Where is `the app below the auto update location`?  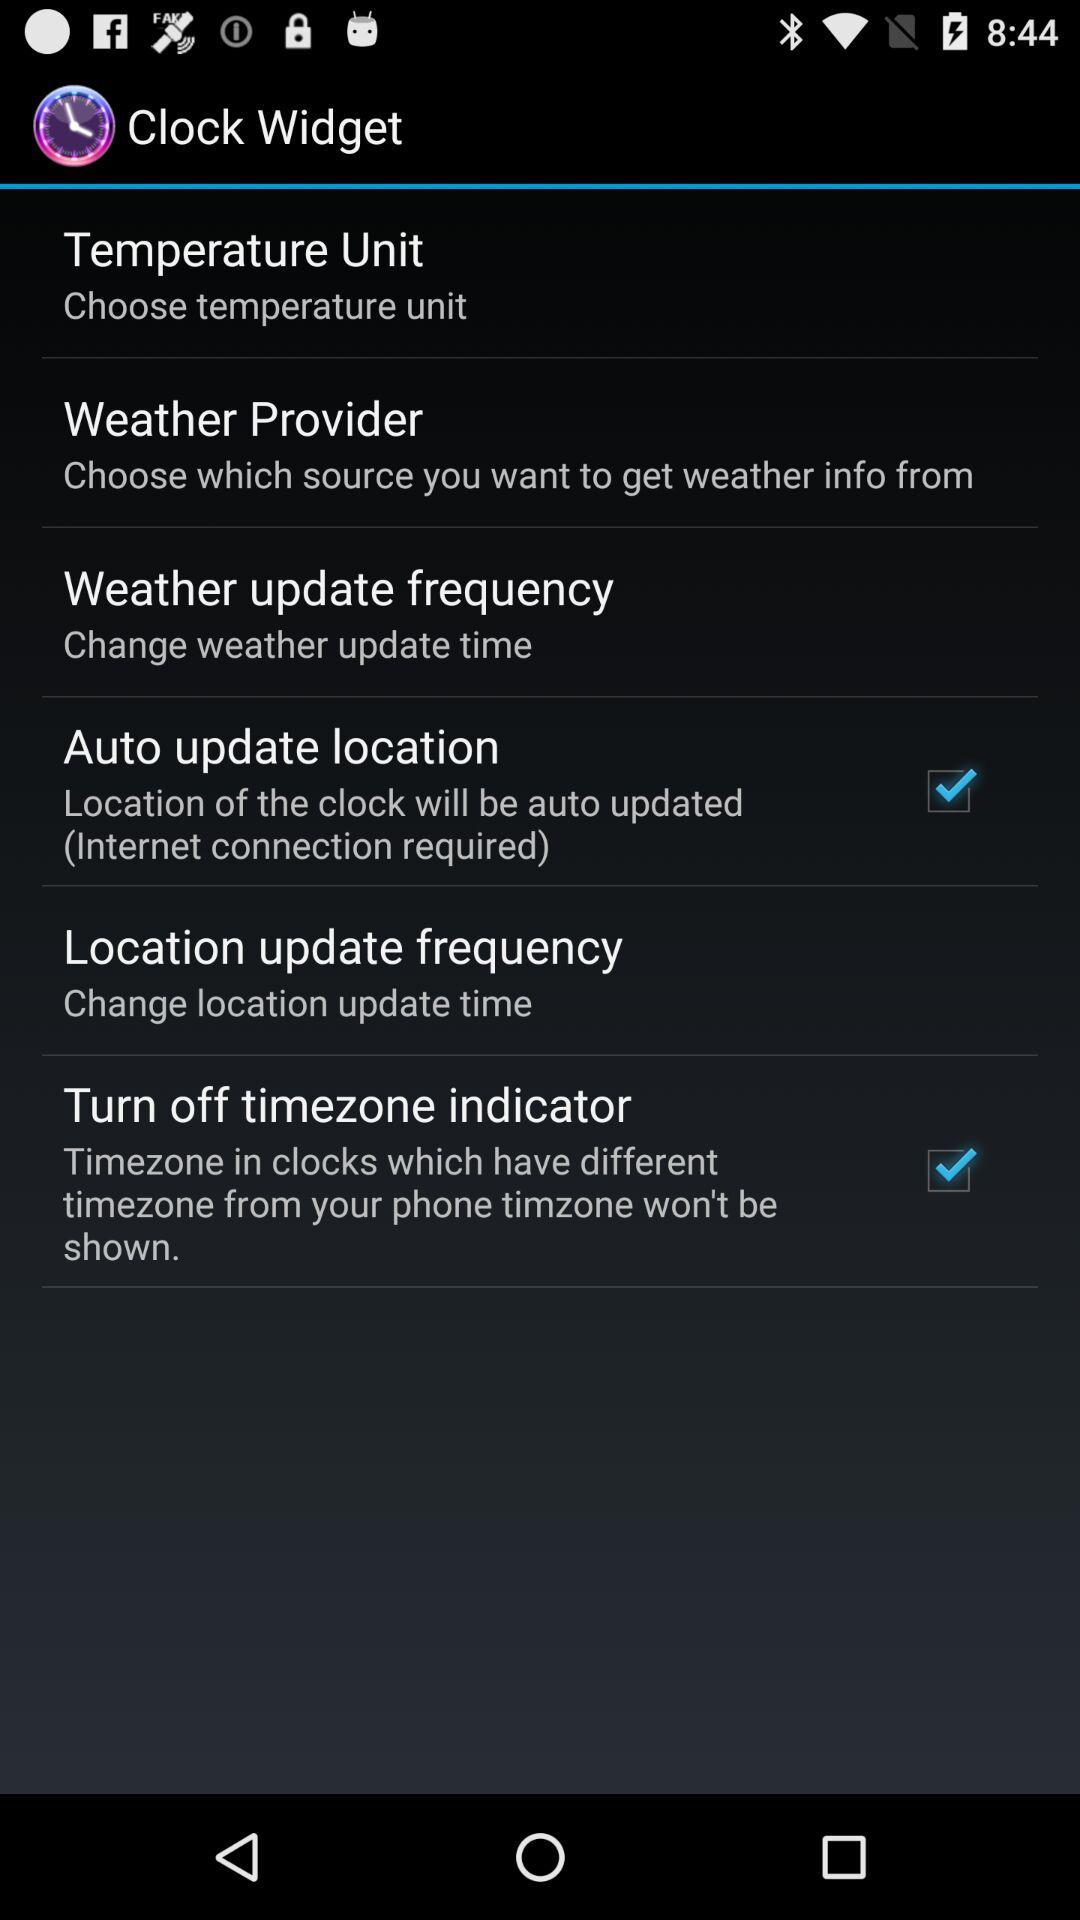
the app below the auto update location is located at coordinates (463, 823).